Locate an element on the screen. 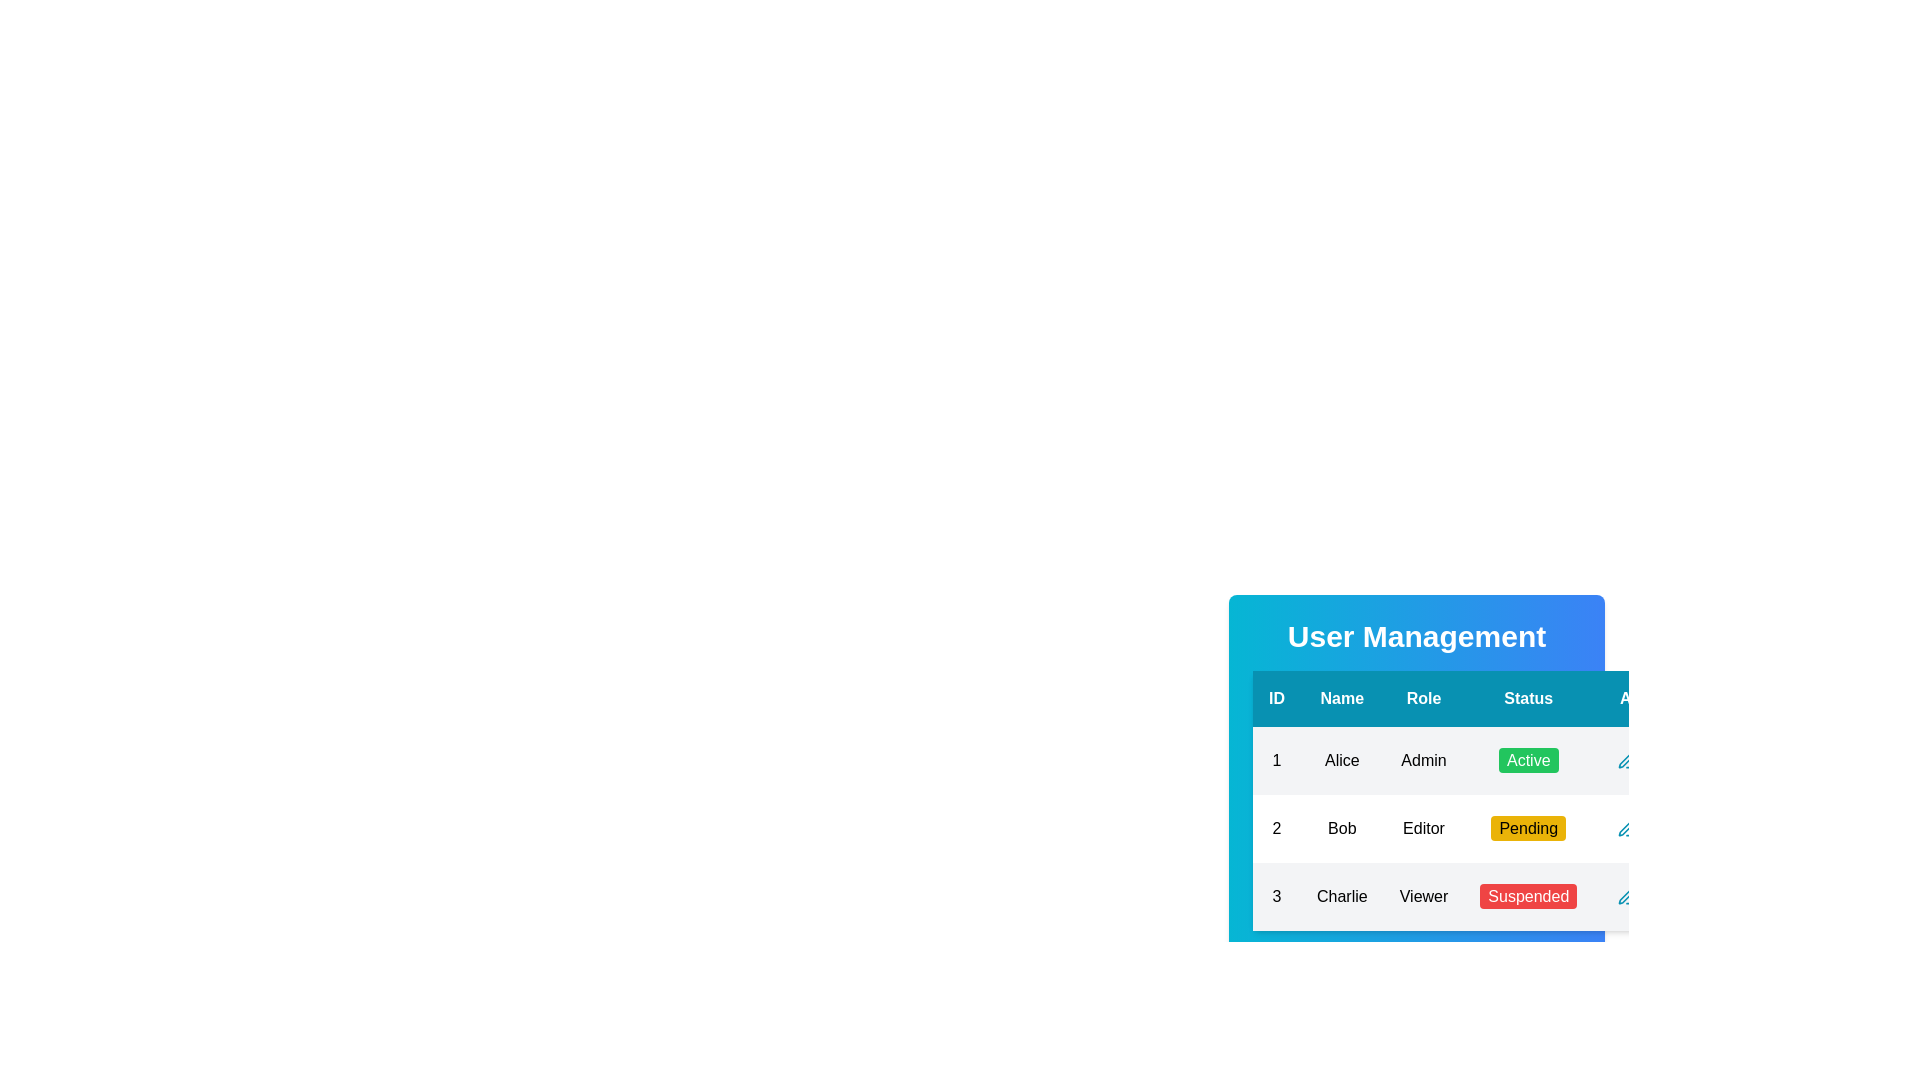  the content of the static text label that signifies the row number or identifier within the User Management tabular layout, positioned to the left of 'Alice' is located at coordinates (1275, 760).